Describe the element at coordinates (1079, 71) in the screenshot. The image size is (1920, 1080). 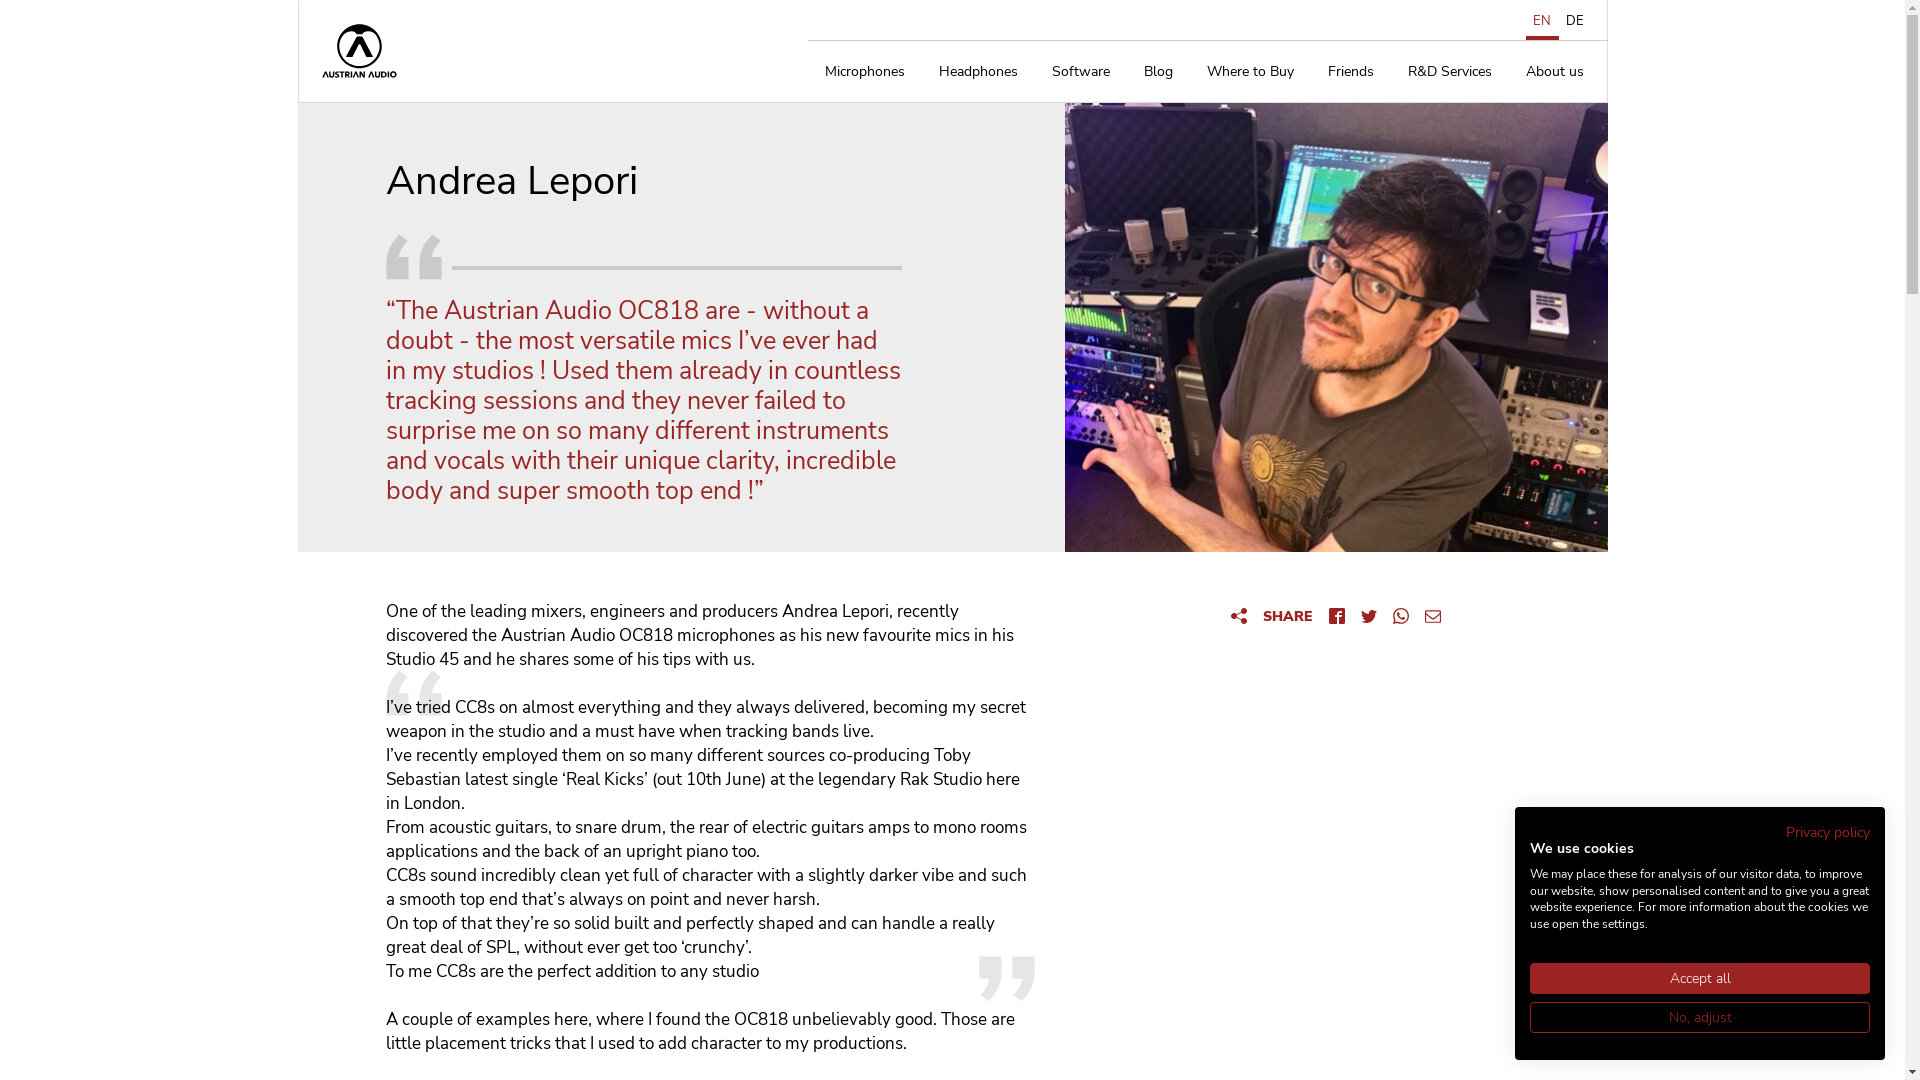
I see `'Software'` at that location.